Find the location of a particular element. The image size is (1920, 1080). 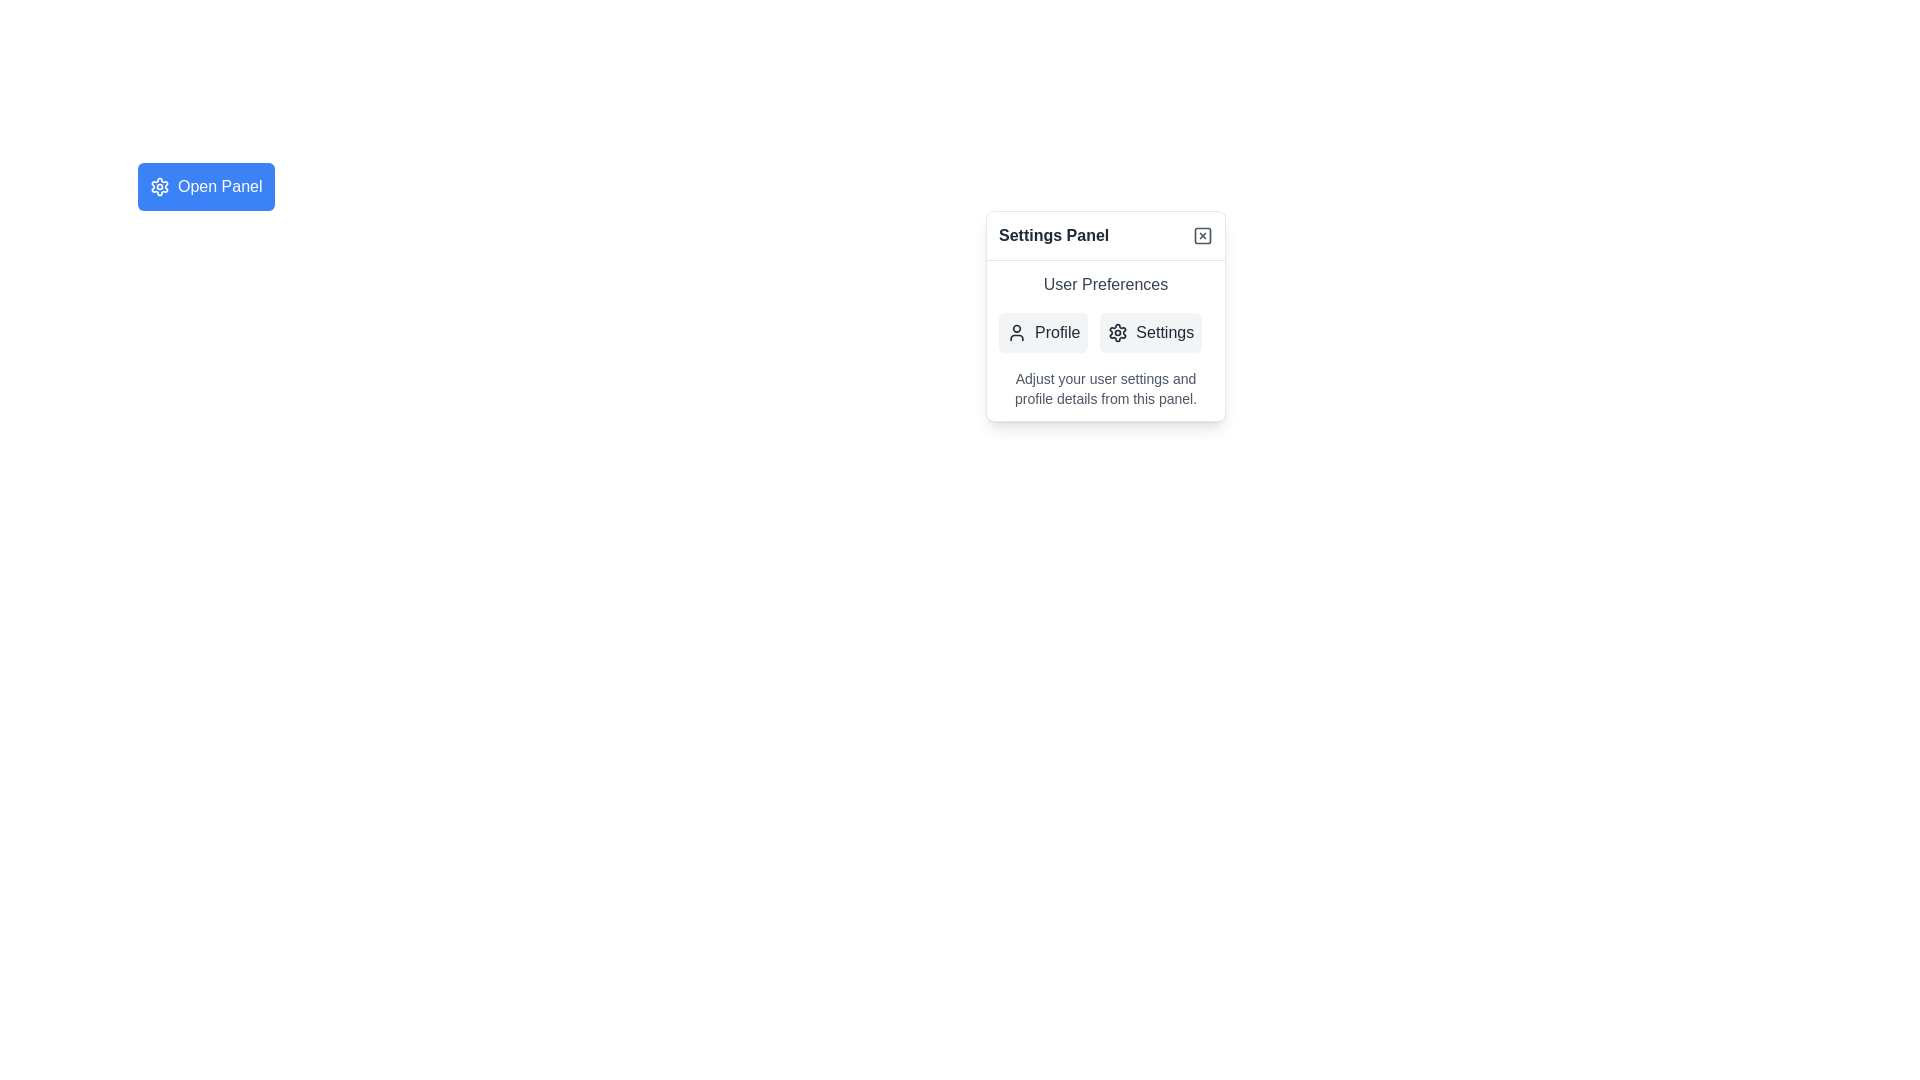

the static descriptive text at the bottom of the settings panel, which is styled in gray (#gray-600) and has a small font size (text-sm) is located at coordinates (1104, 389).